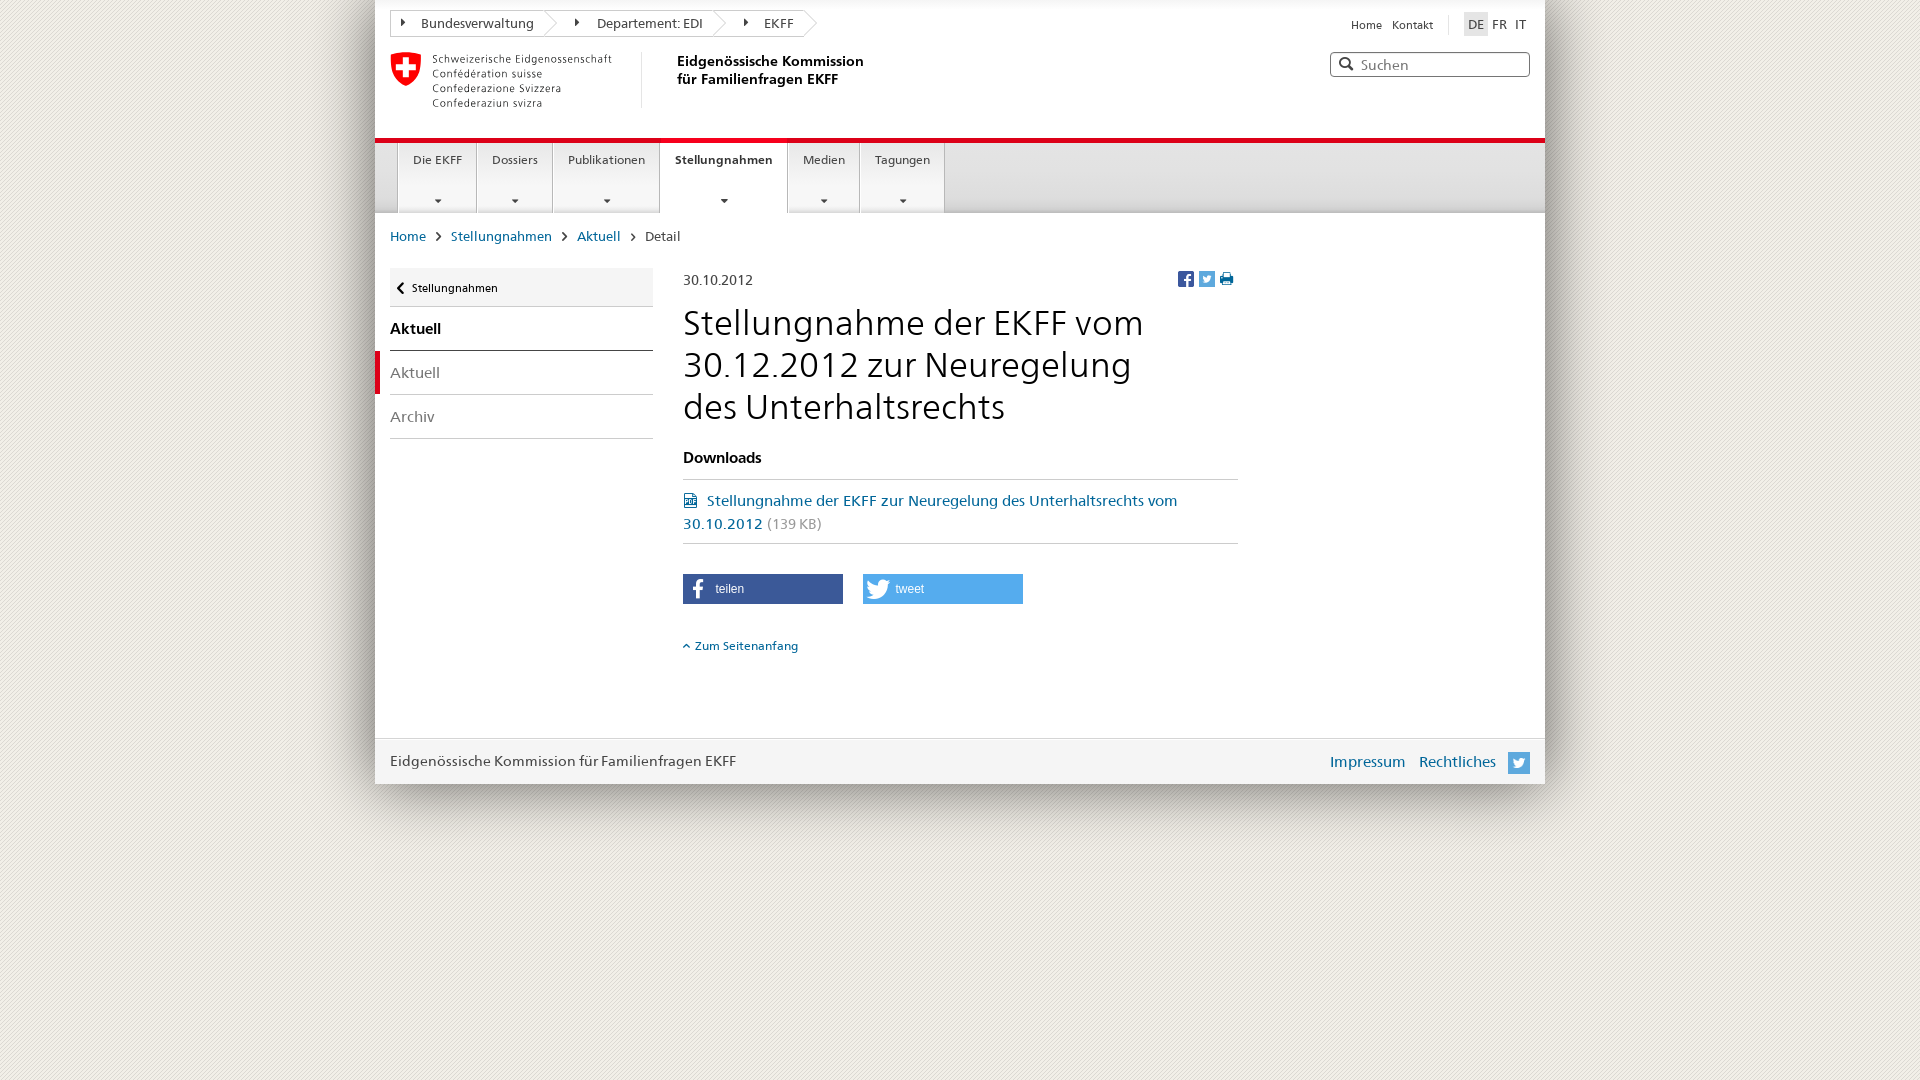 This screenshot has height=1080, width=1920. Describe the element at coordinates (723, 174) in the screenshot. I see `'Stellungnahmen` at that location.